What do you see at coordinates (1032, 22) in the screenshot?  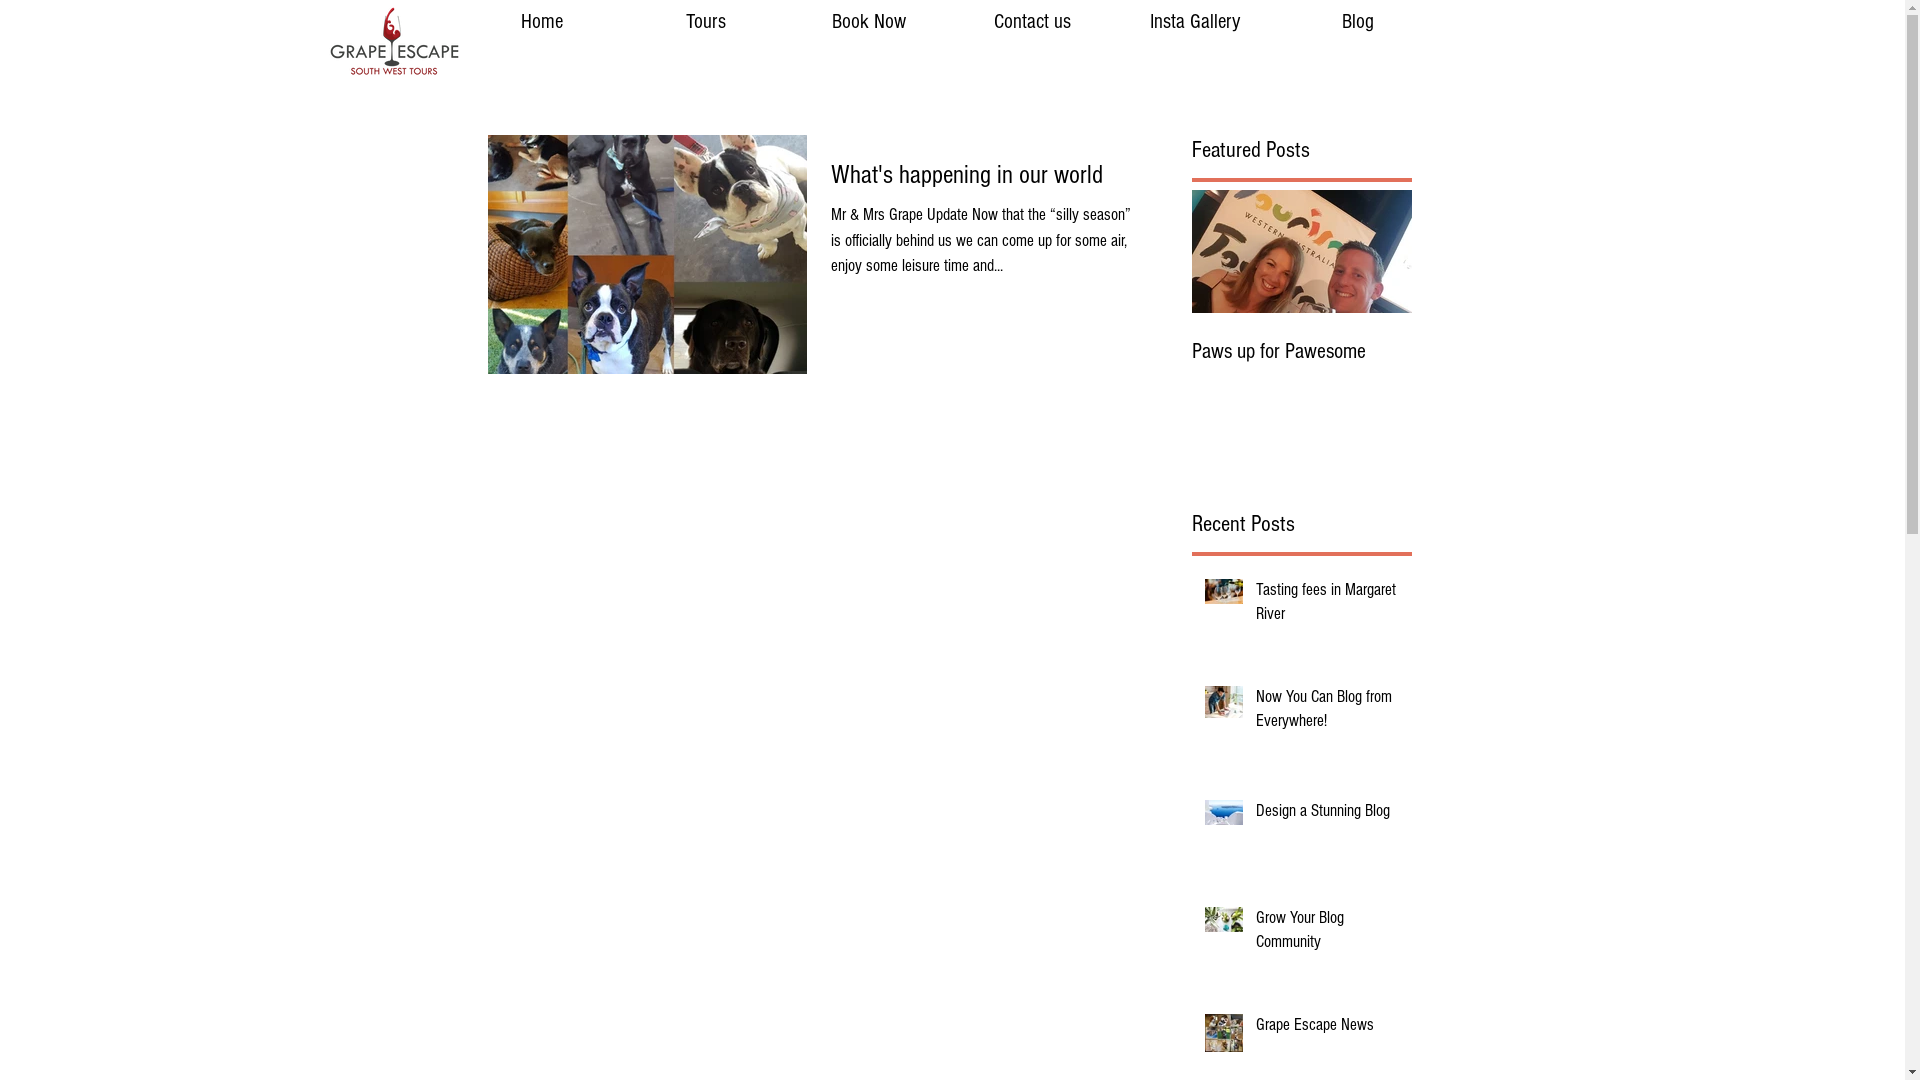 I see `'Contact us'` at bounding box center [1032, 22].